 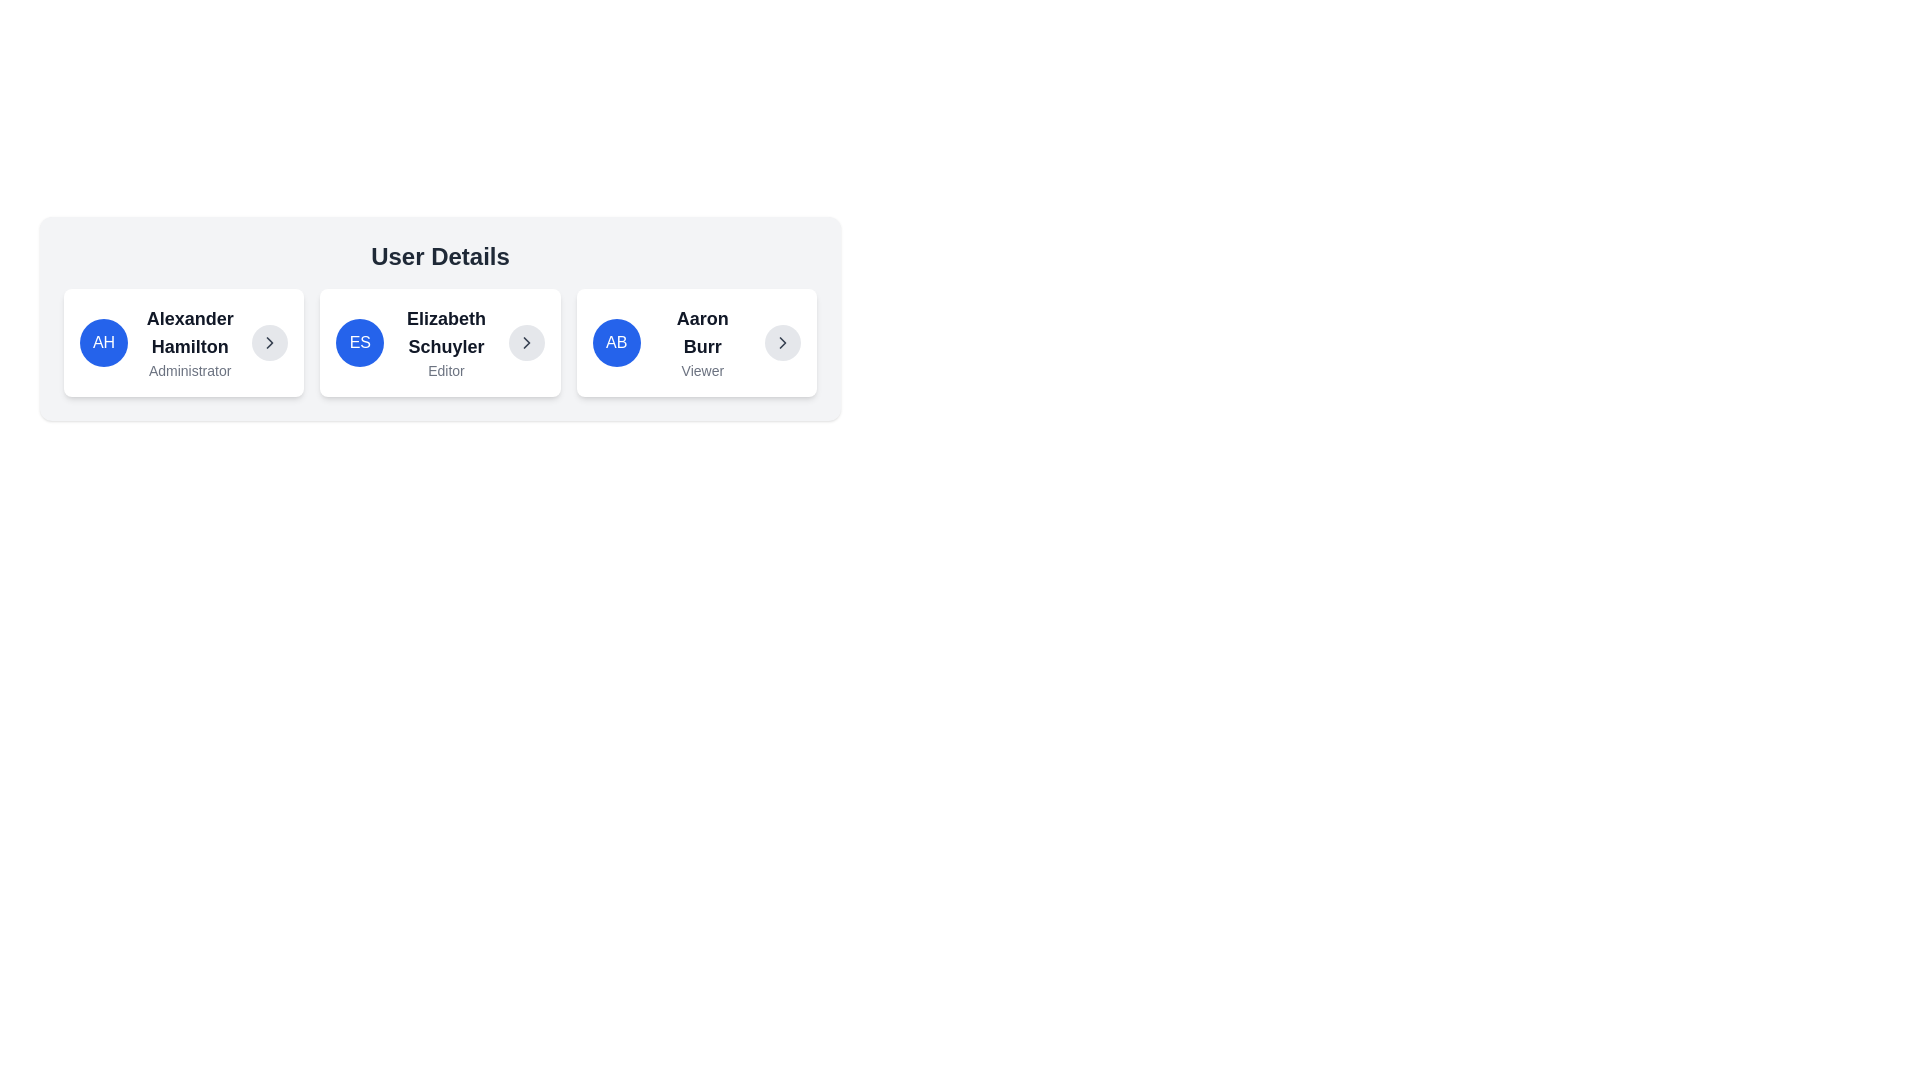 What do you see at coordinates (615, 342) in the screenshot?
I see `the circular avatar with a blue background containing the initials 'AB' for the user 'Aaron Burr', positioned in the leftmost part of the user card` at bounding box center [615, 342].